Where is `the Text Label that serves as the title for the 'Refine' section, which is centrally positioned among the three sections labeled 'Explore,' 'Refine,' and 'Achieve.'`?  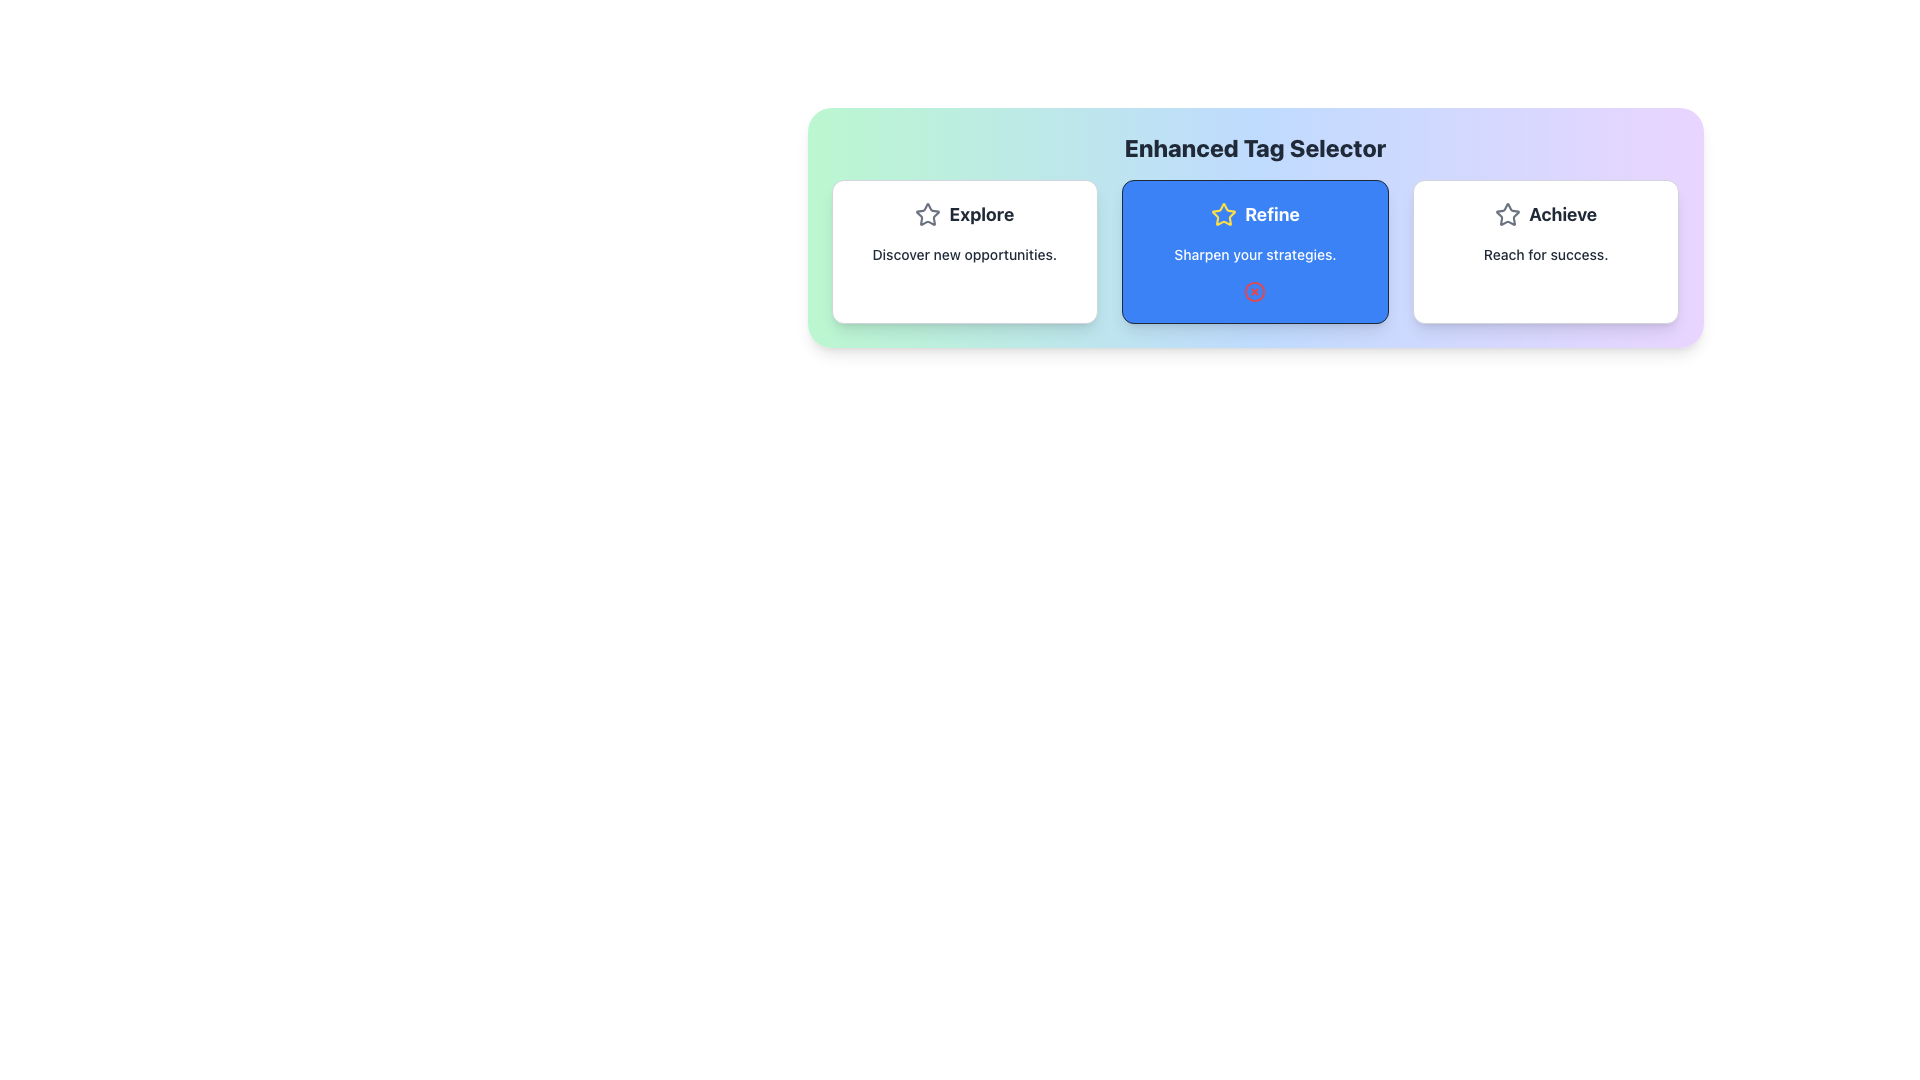 the Text Label that serves as the title for the 'Refine' section, which is centrally positioned among the three sections labeled 'Explore,' 'Refine,' and 'Achieve.' is located at coordinates (1254, 215).